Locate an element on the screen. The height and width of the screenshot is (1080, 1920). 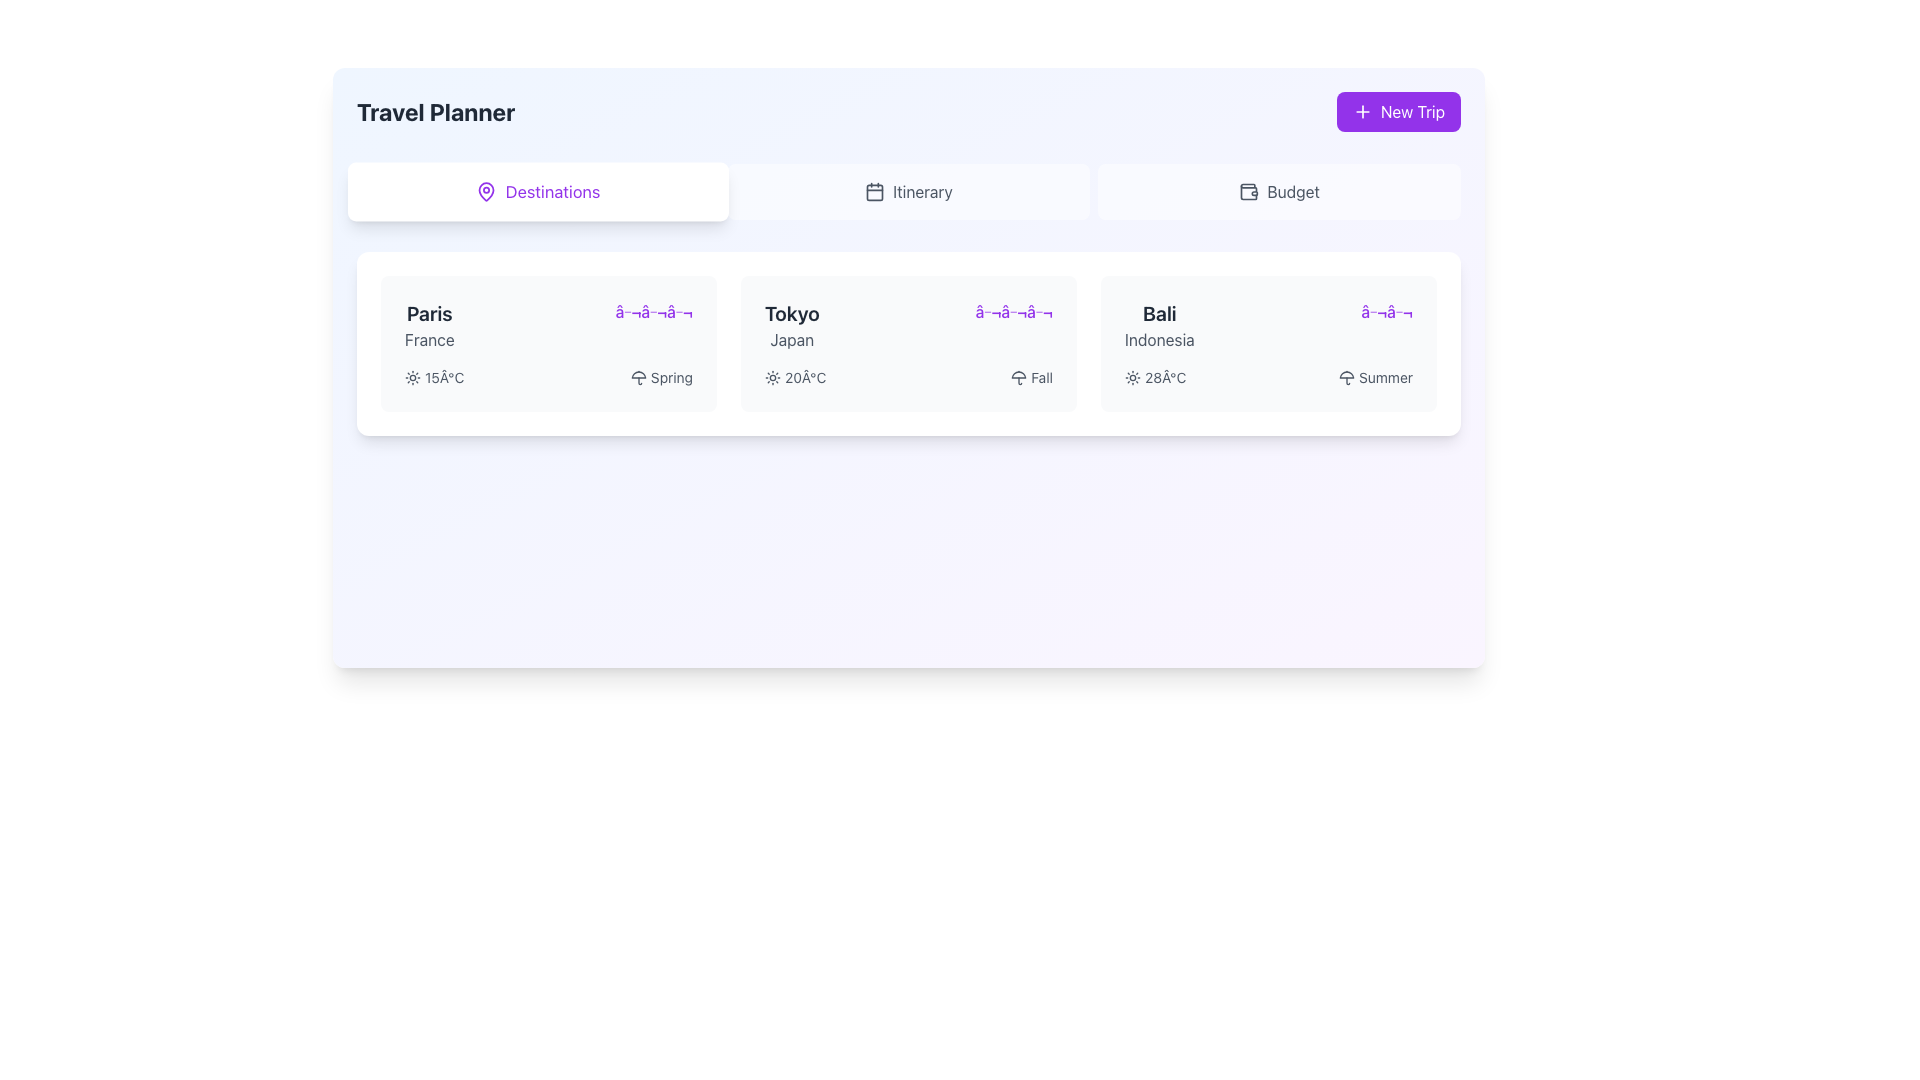
the text label element displaying 'Indonesia' styled in gray, located beneath the bold text 'Bali' in the rightmost card of the 'Destinations' section in the 'Travel Planner' application is located at coordinates (1159, 338).